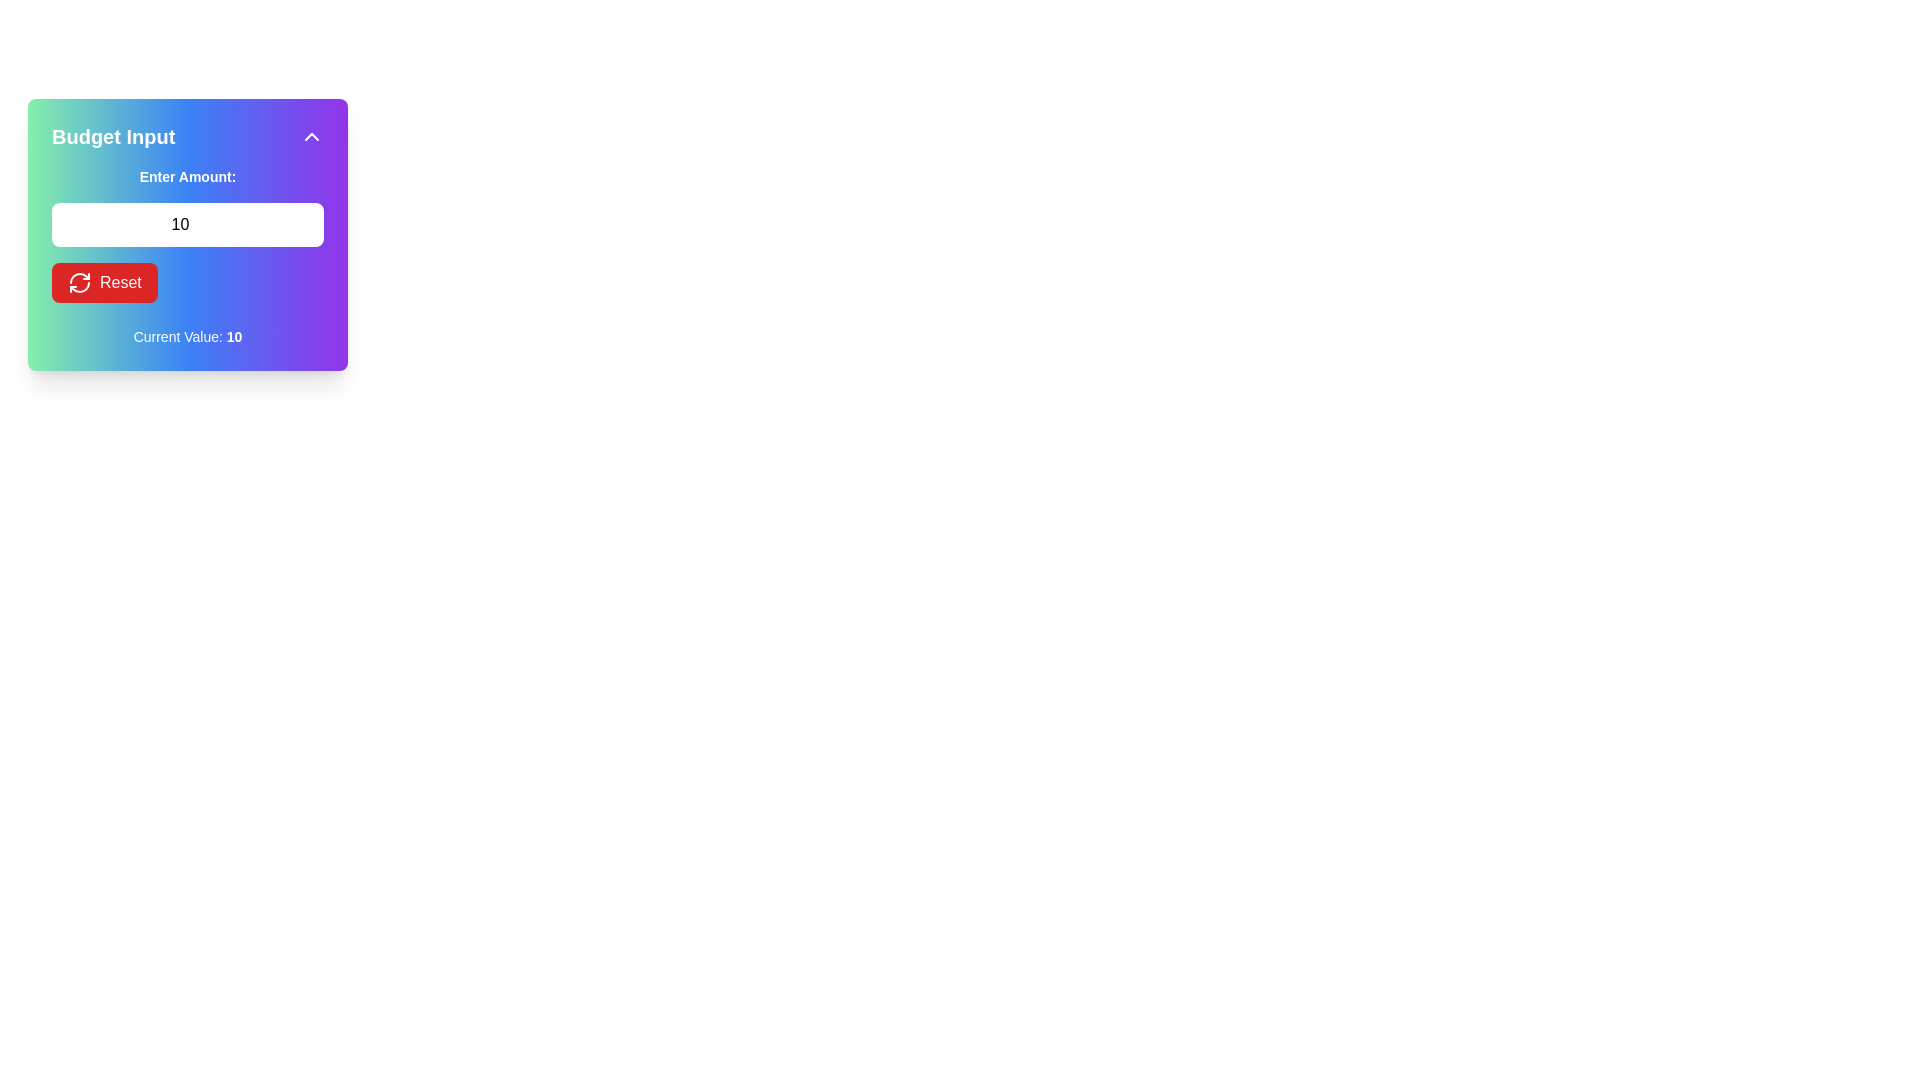 This screenshot has height=1080, width=1920. What do you see at coordinates (112, 136) in the screenshot?
I see `'Budget Input' text label, which is bold, large-sized, and styled in white against a gradient background` at bounding box center [112, 136].